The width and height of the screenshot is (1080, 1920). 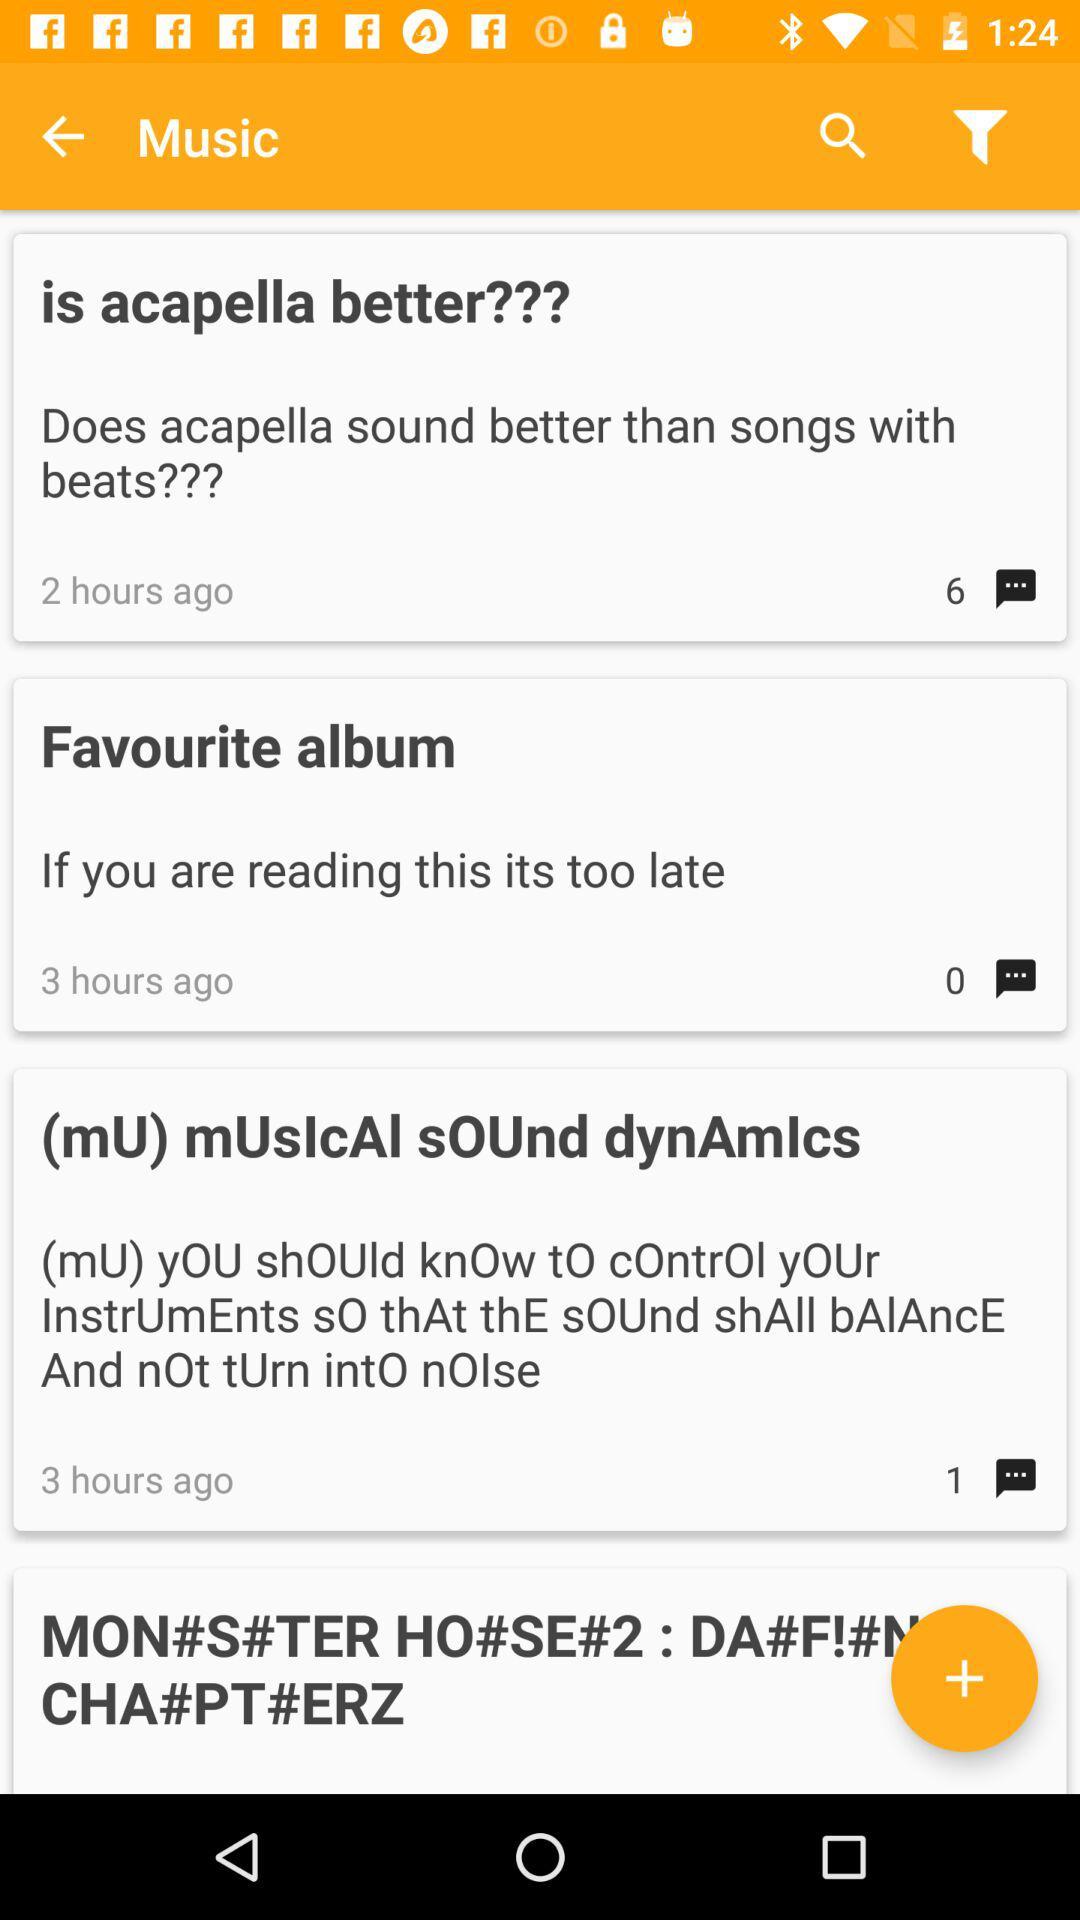 I want to click on the icon above the these are the icon, so click(x=963, y=1678).